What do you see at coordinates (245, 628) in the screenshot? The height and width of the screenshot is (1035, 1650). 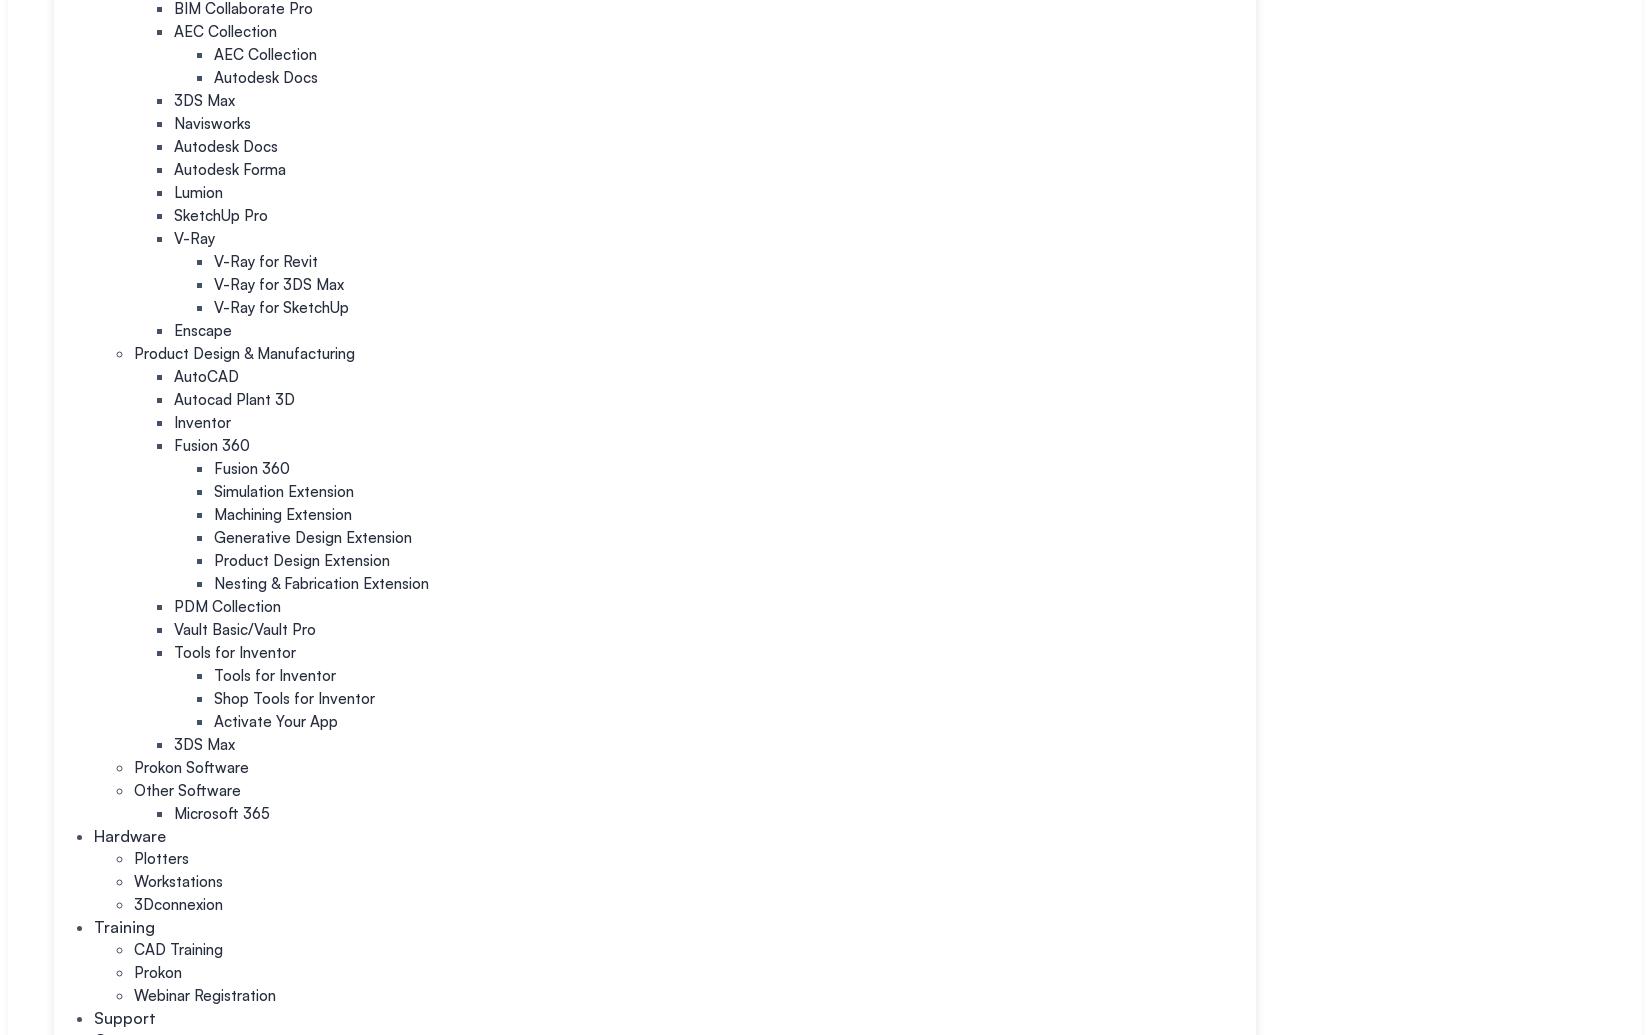 I see `'Vault Basic/Vault Pro'` at bounding box center [245, 628].